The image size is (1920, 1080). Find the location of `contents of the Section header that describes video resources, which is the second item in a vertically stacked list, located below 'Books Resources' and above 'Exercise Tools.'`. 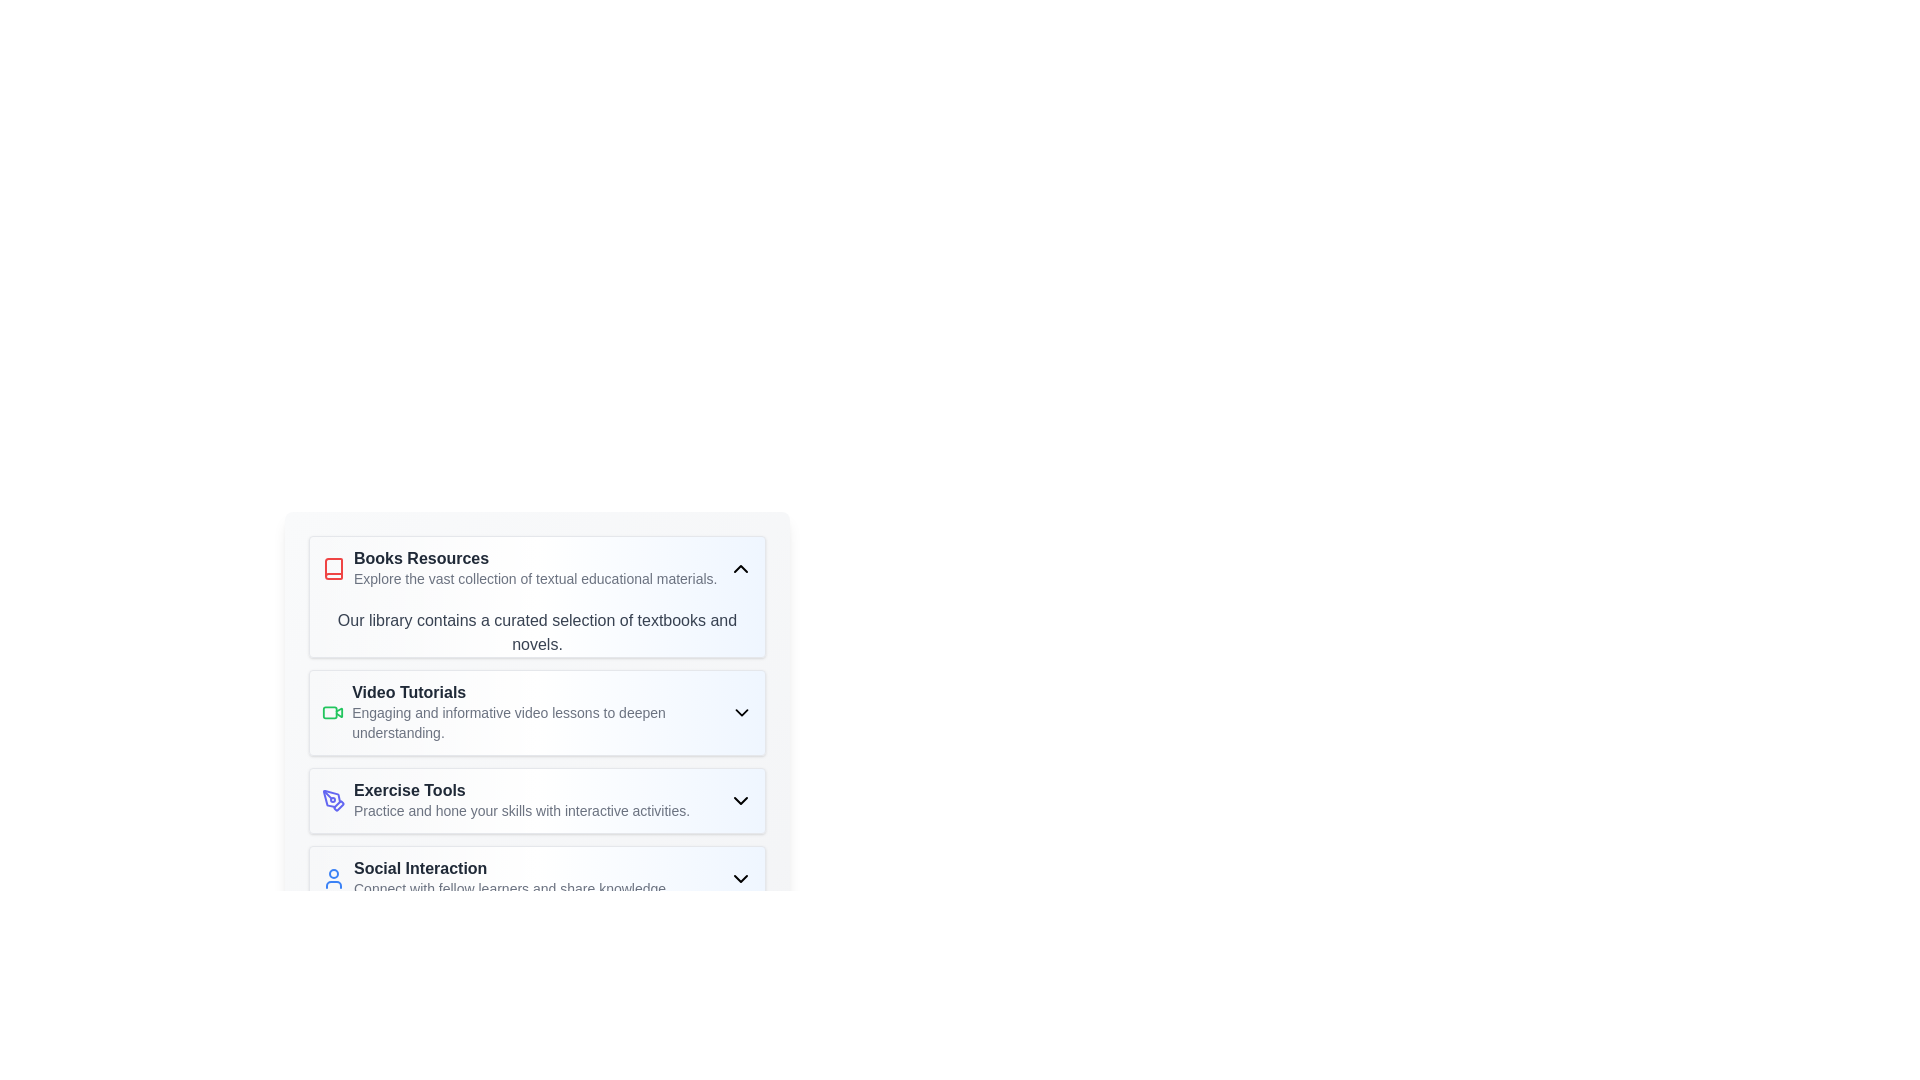

contents of the Section header that describes video resources, which is the second item in a vertically stacked list, located below 'Books Resources' and above 'Exercise Tools.' is located at coordinates (526, 712).